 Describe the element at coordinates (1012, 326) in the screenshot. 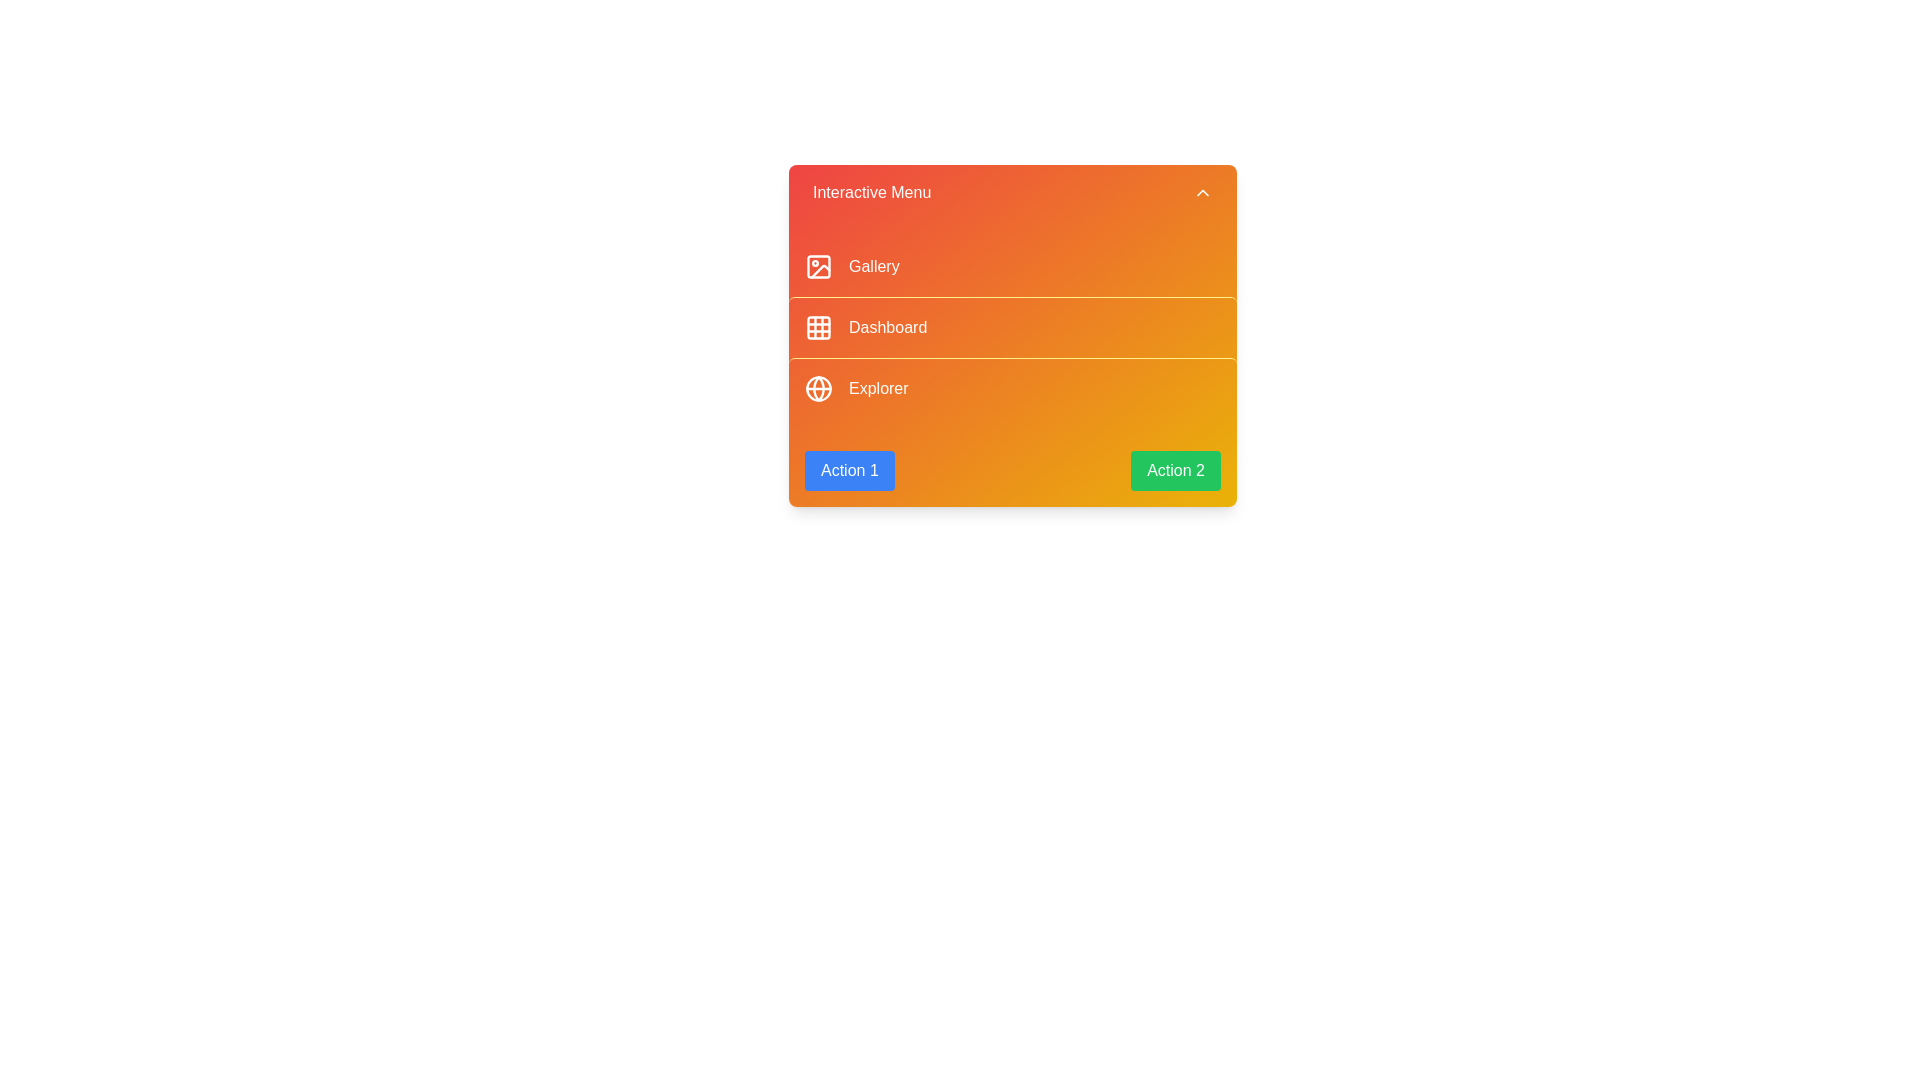

I see `the menu item labeled 'Dashboard' to observe its hover effect` at that location.